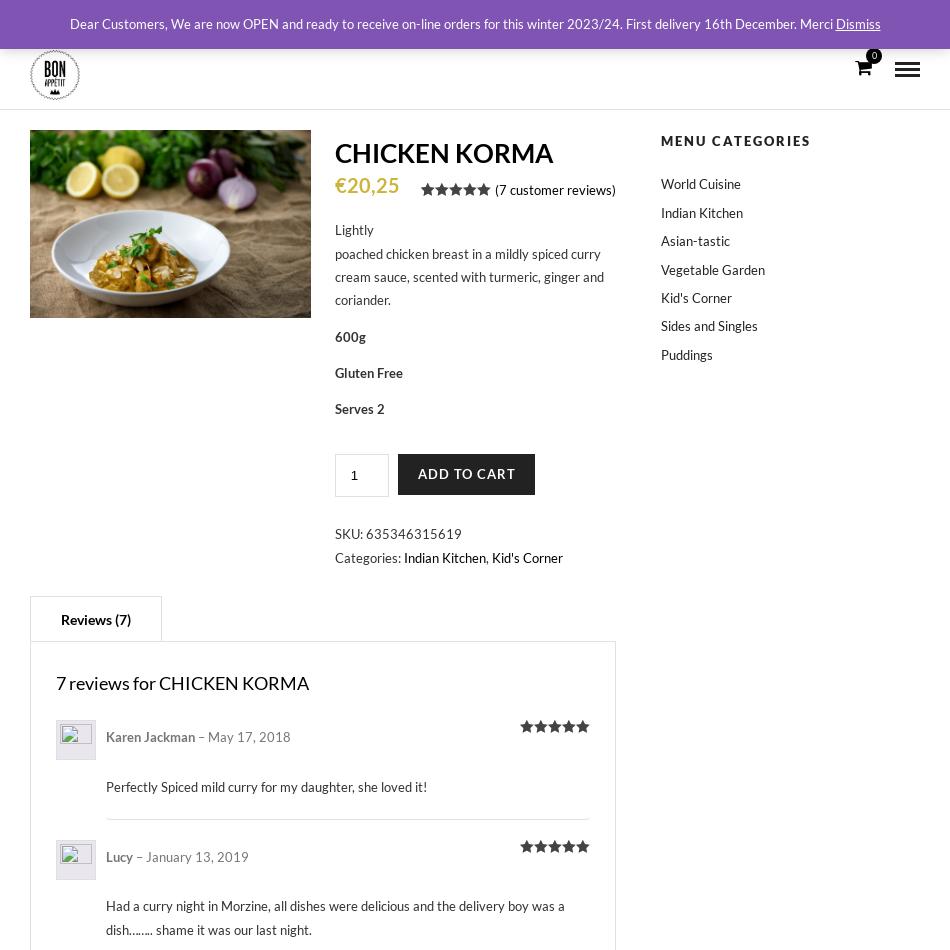 This screenshot has height=950, width=950. I want to click on '8', so click(422, 208).